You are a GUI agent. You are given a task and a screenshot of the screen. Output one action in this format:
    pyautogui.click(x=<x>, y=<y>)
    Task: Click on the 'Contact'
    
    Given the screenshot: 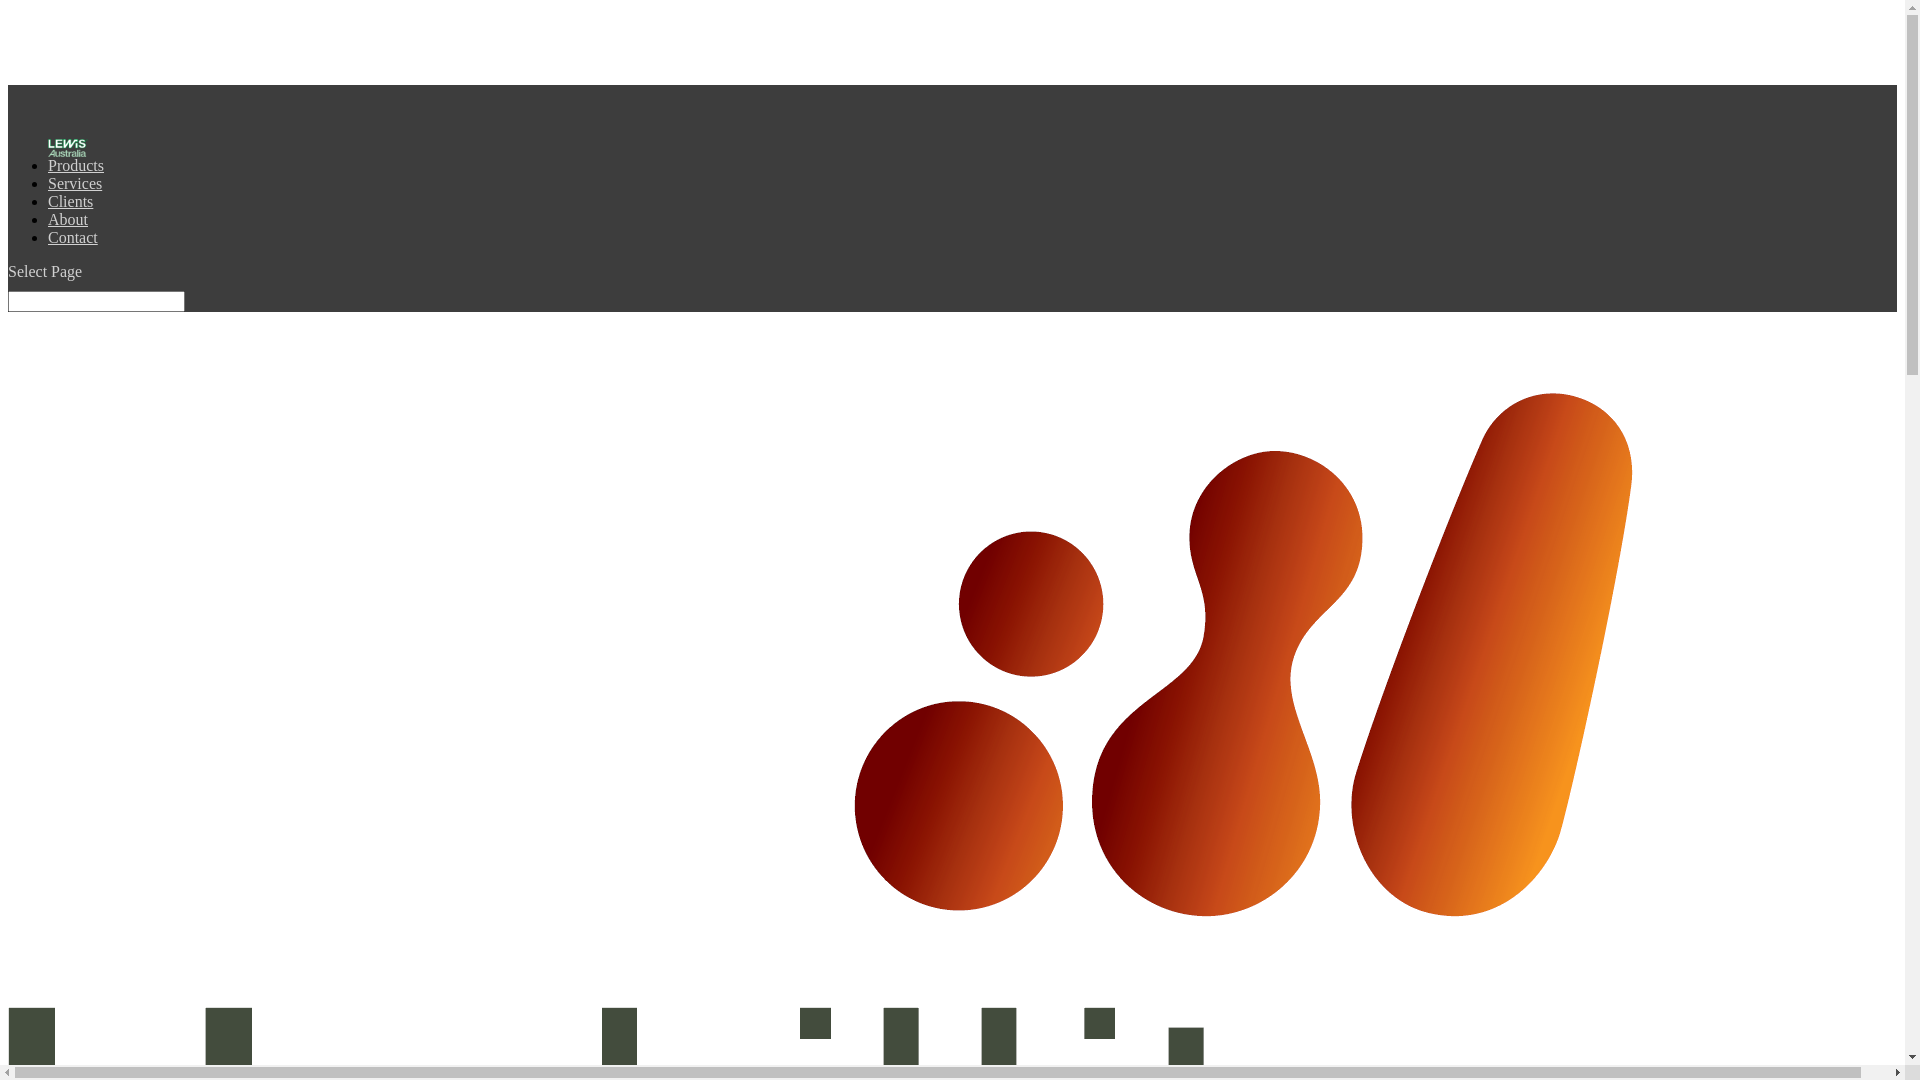 What is the action you would take?
    pyautogui.click(x=72, y=248)
    